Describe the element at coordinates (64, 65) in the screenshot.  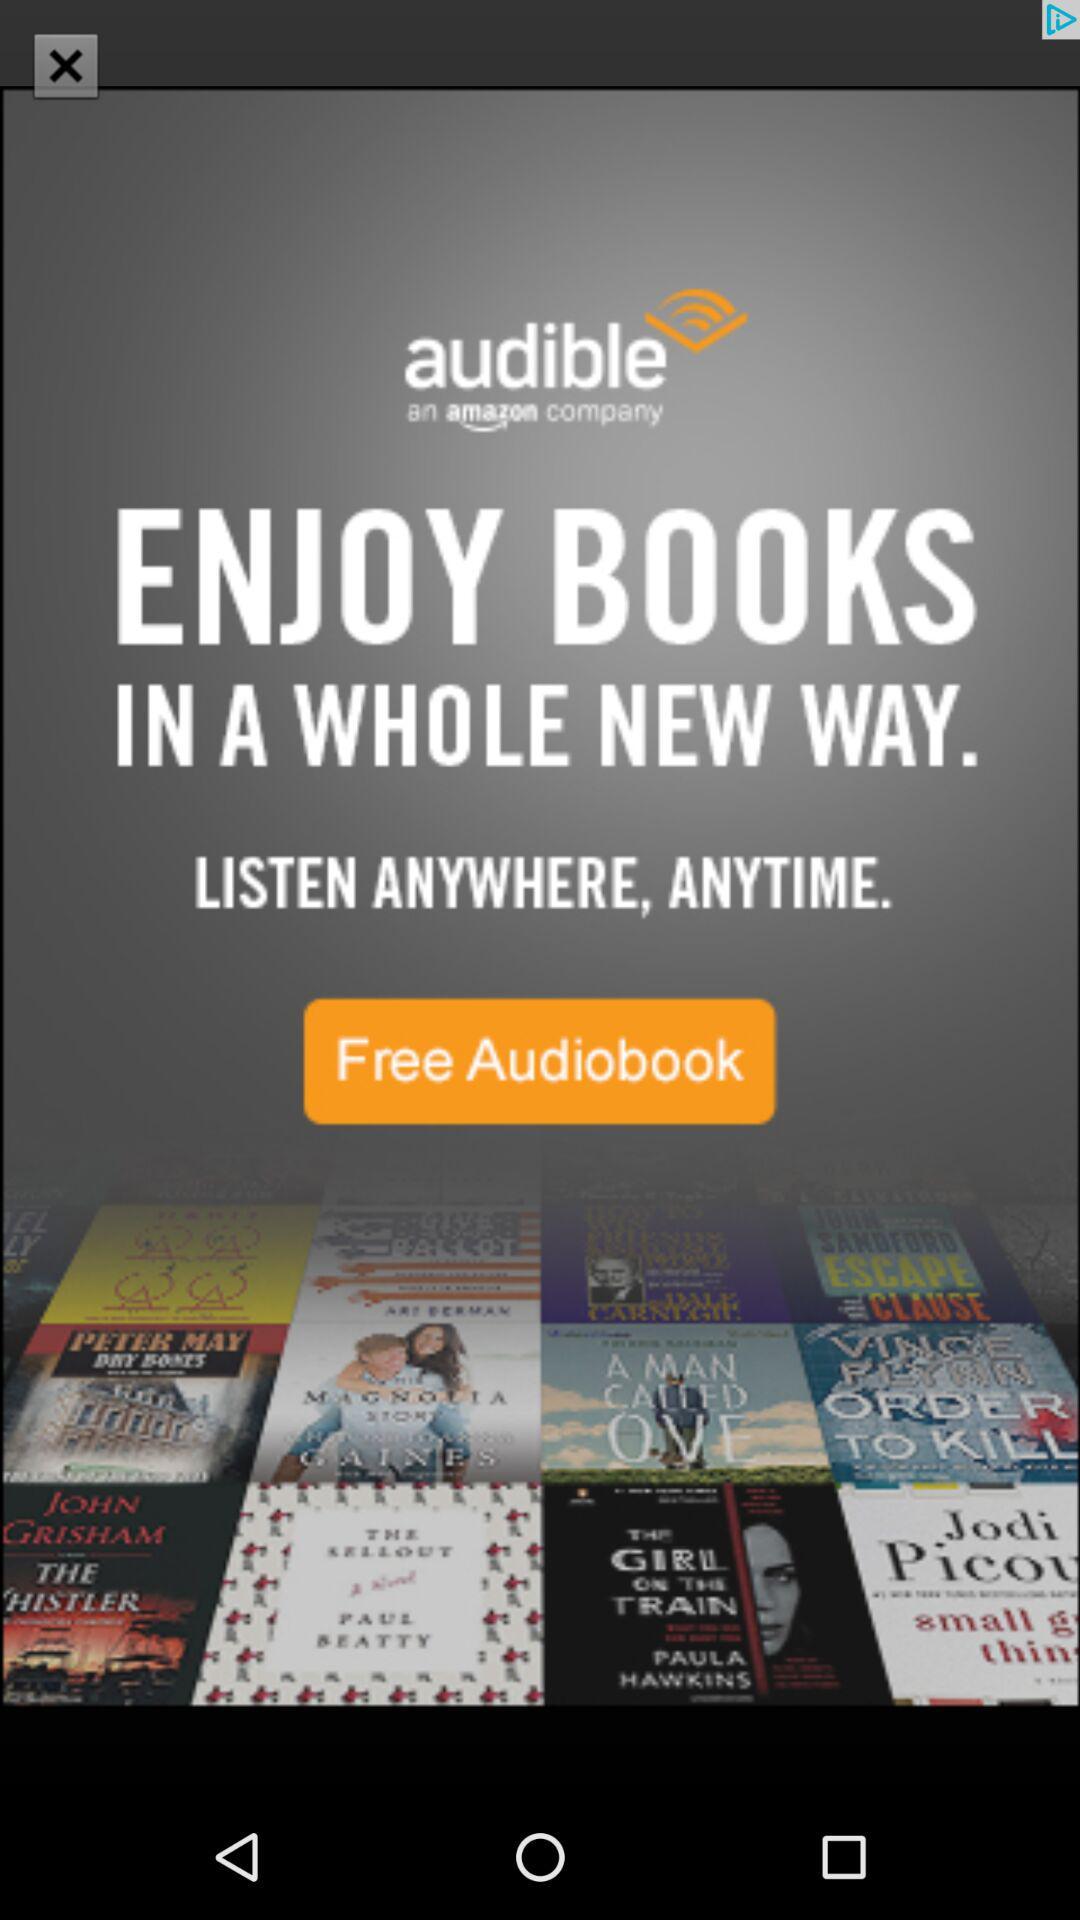
I see `the close icon` at that location.